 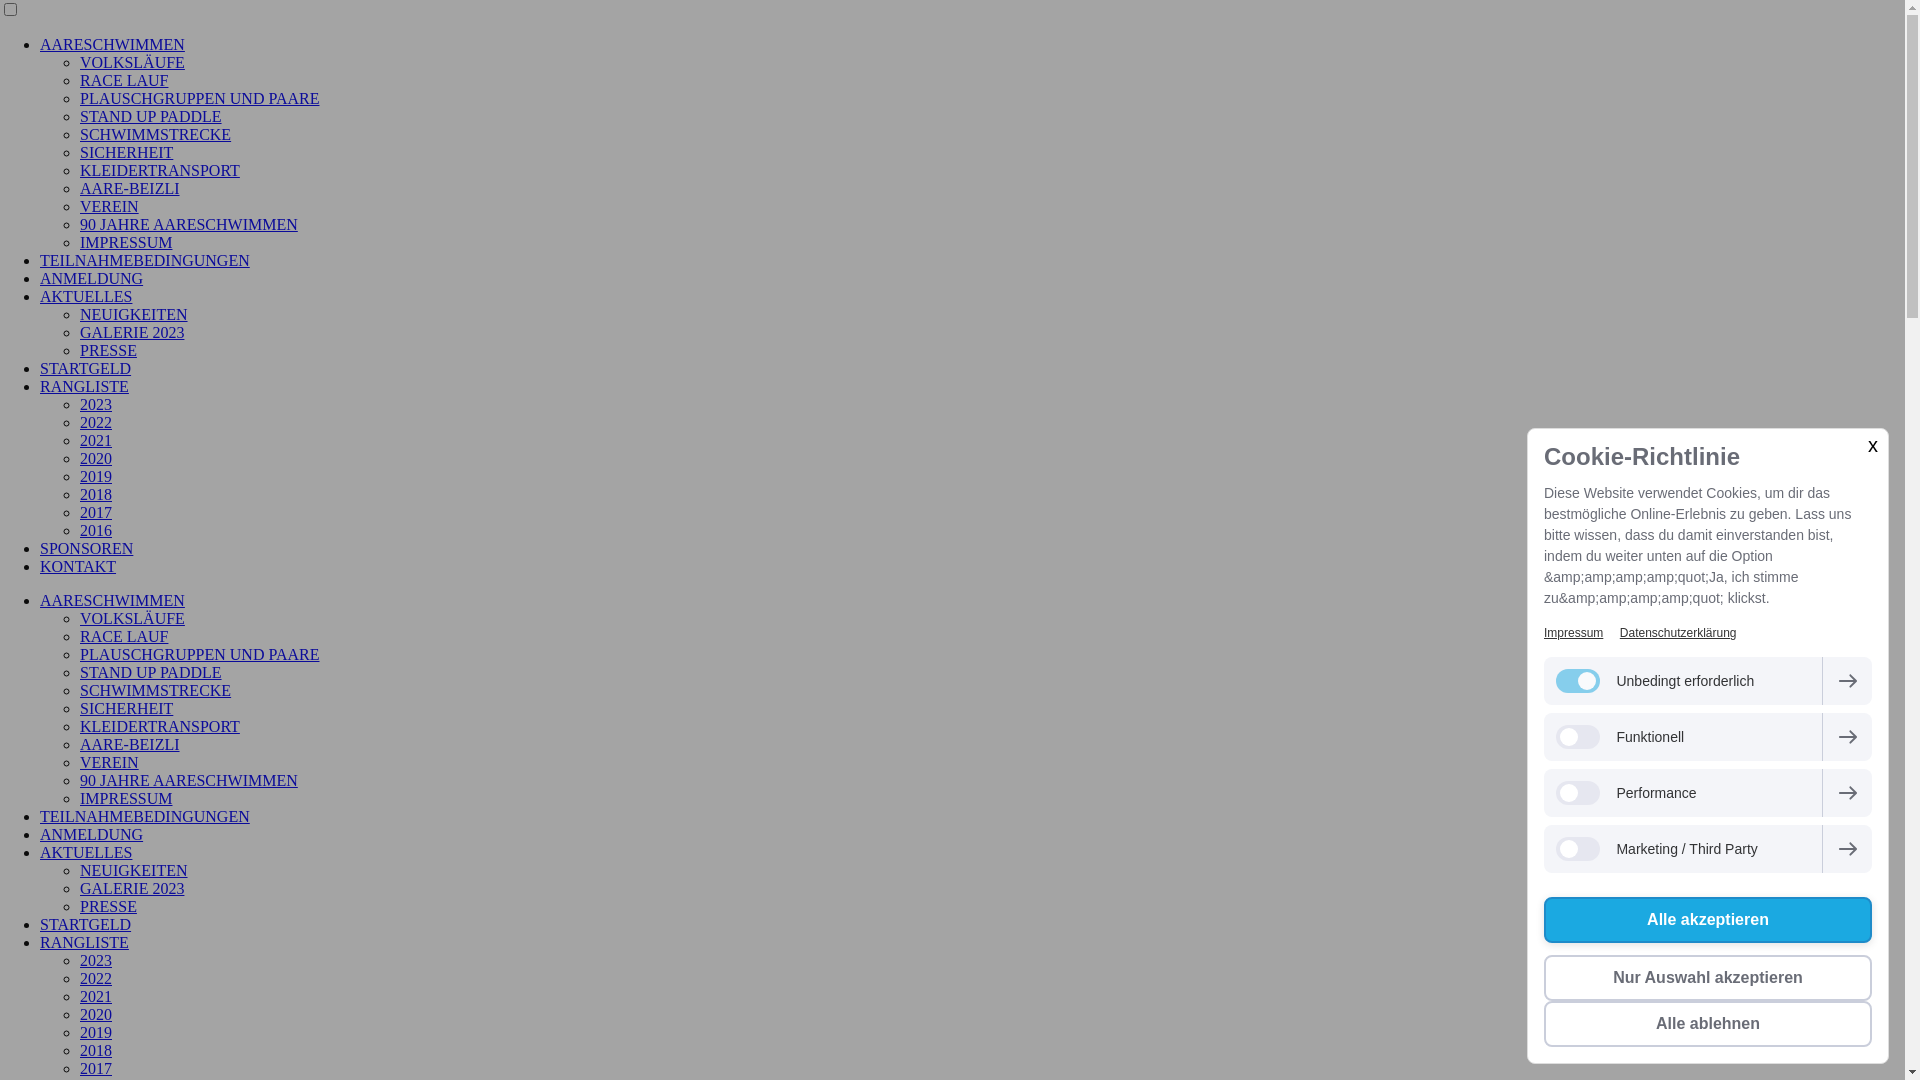 I want to click on 'PLAUSCHGRUPPEN UND PAARE', so click(x=80, y=654).